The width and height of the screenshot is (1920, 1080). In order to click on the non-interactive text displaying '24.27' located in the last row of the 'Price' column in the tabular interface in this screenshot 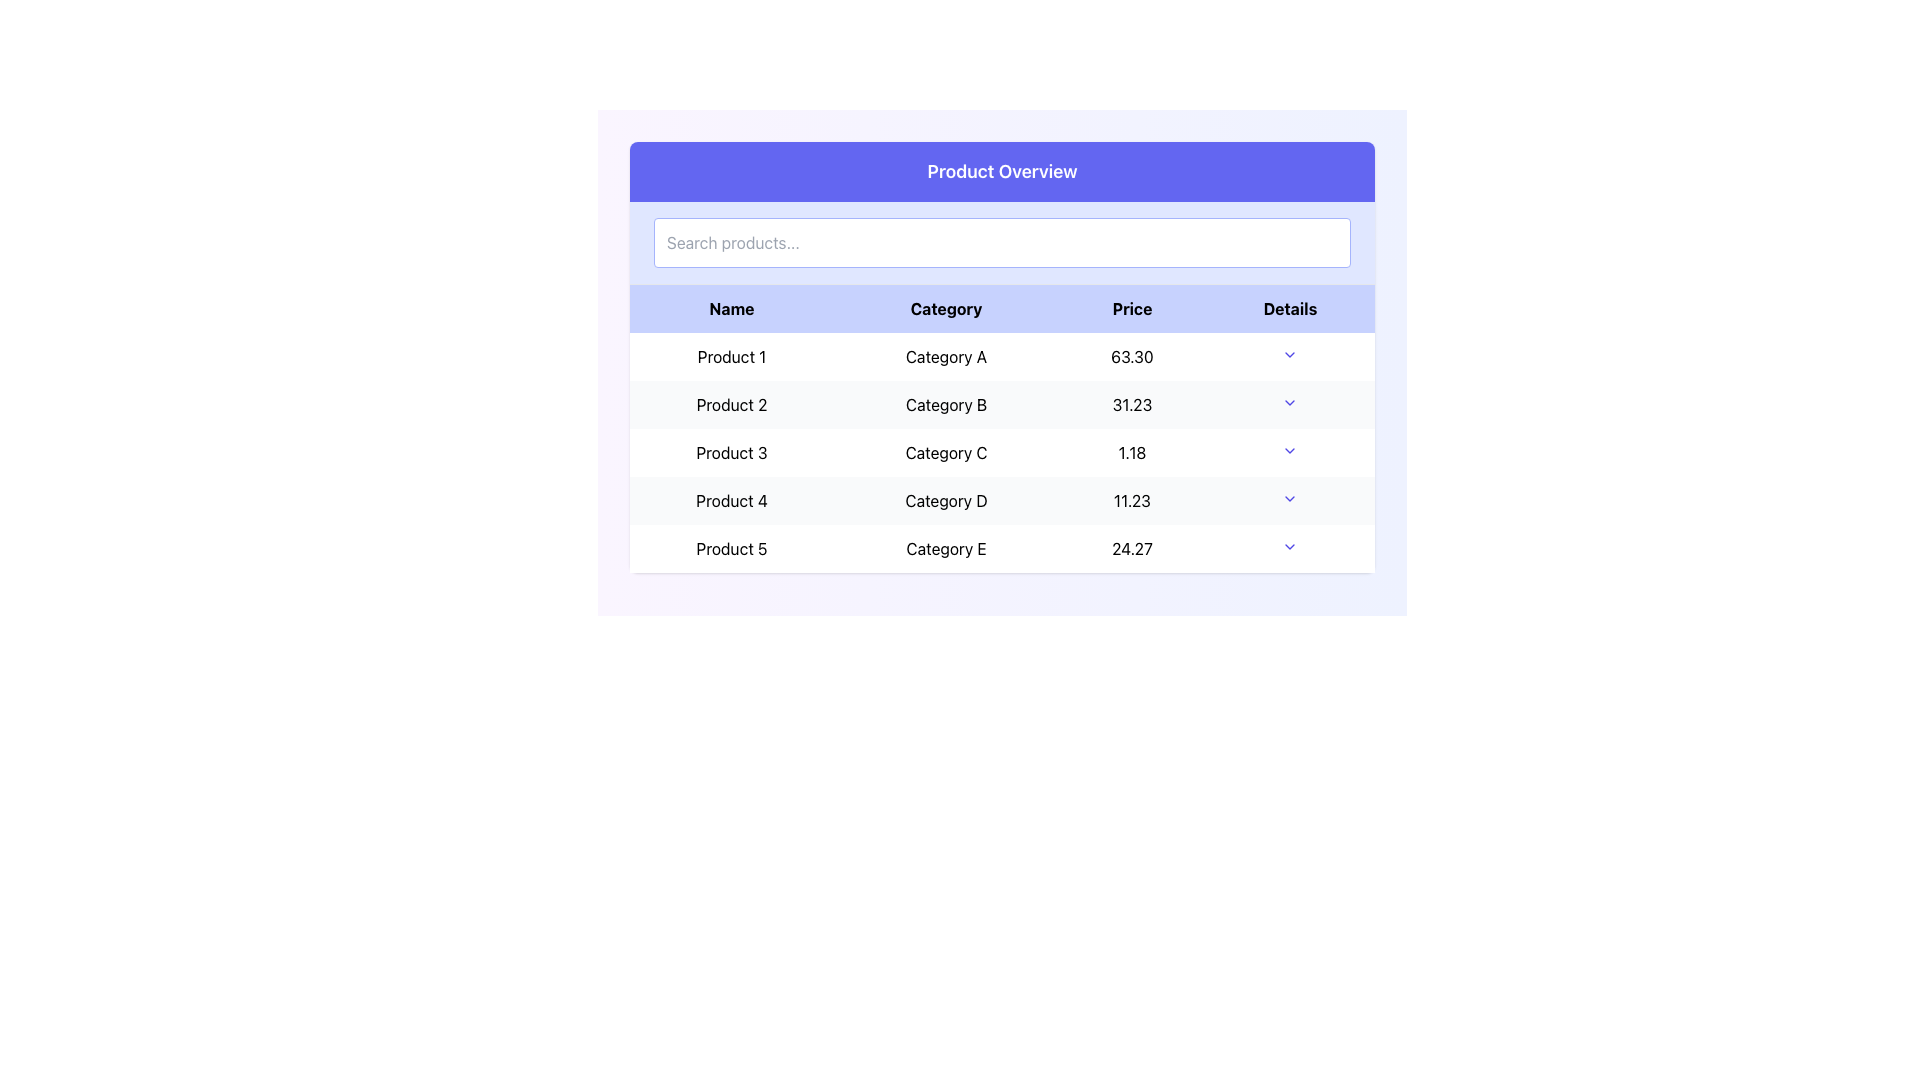, I will do `click(1132, 548)`.